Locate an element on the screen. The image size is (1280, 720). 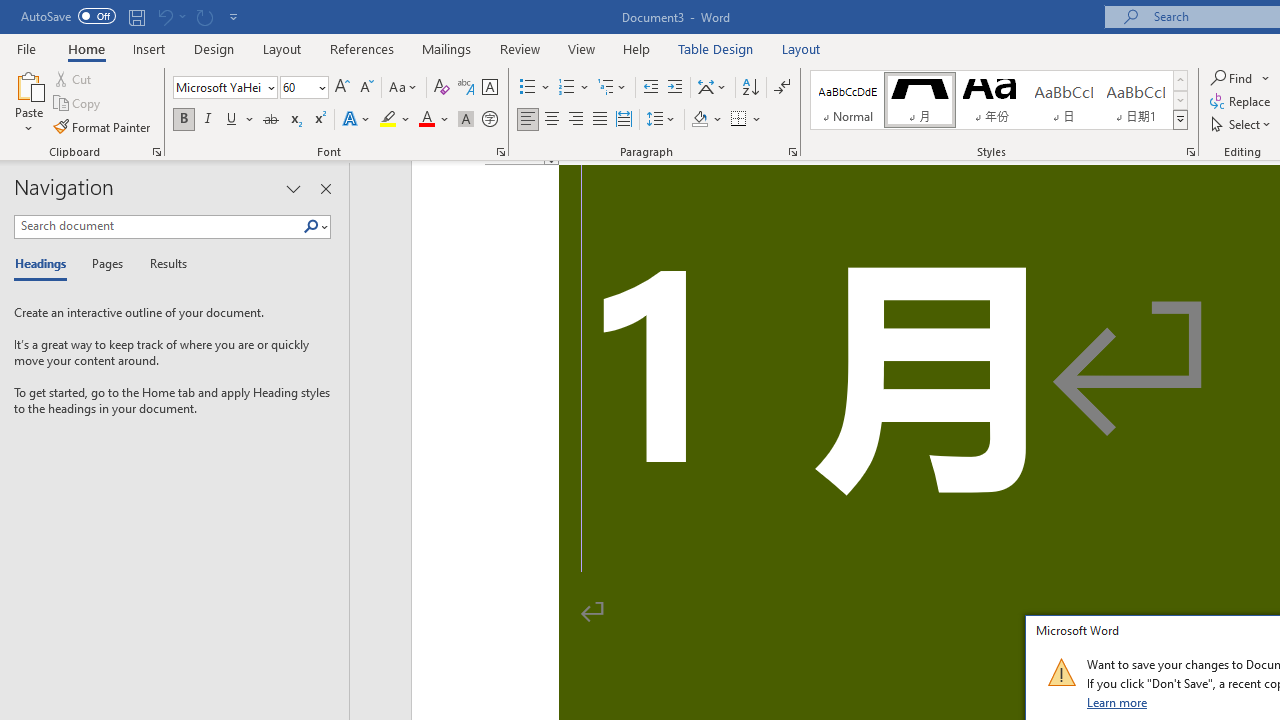
'Format Painter' is located at coordinates (102, 127).